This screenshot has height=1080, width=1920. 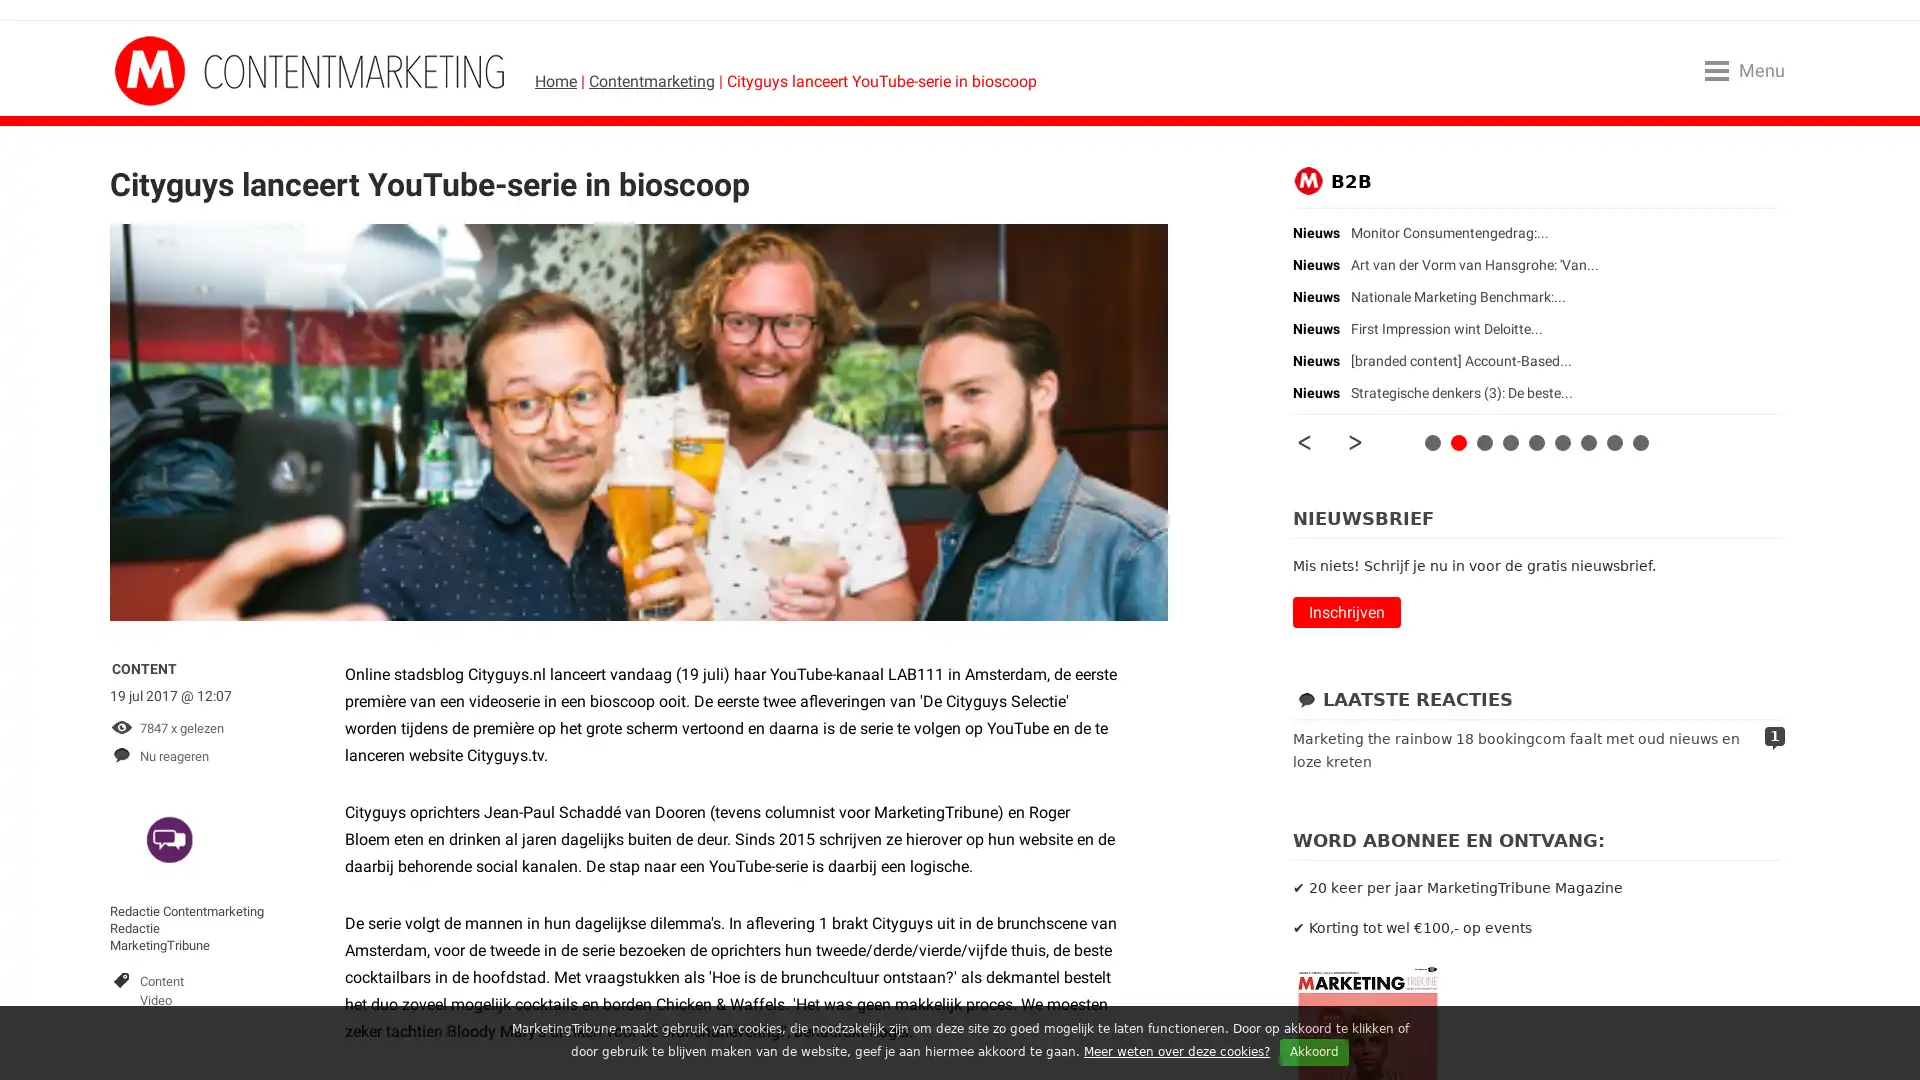 I want to click on AANMELDEN, so click(x=1749, y=1018).